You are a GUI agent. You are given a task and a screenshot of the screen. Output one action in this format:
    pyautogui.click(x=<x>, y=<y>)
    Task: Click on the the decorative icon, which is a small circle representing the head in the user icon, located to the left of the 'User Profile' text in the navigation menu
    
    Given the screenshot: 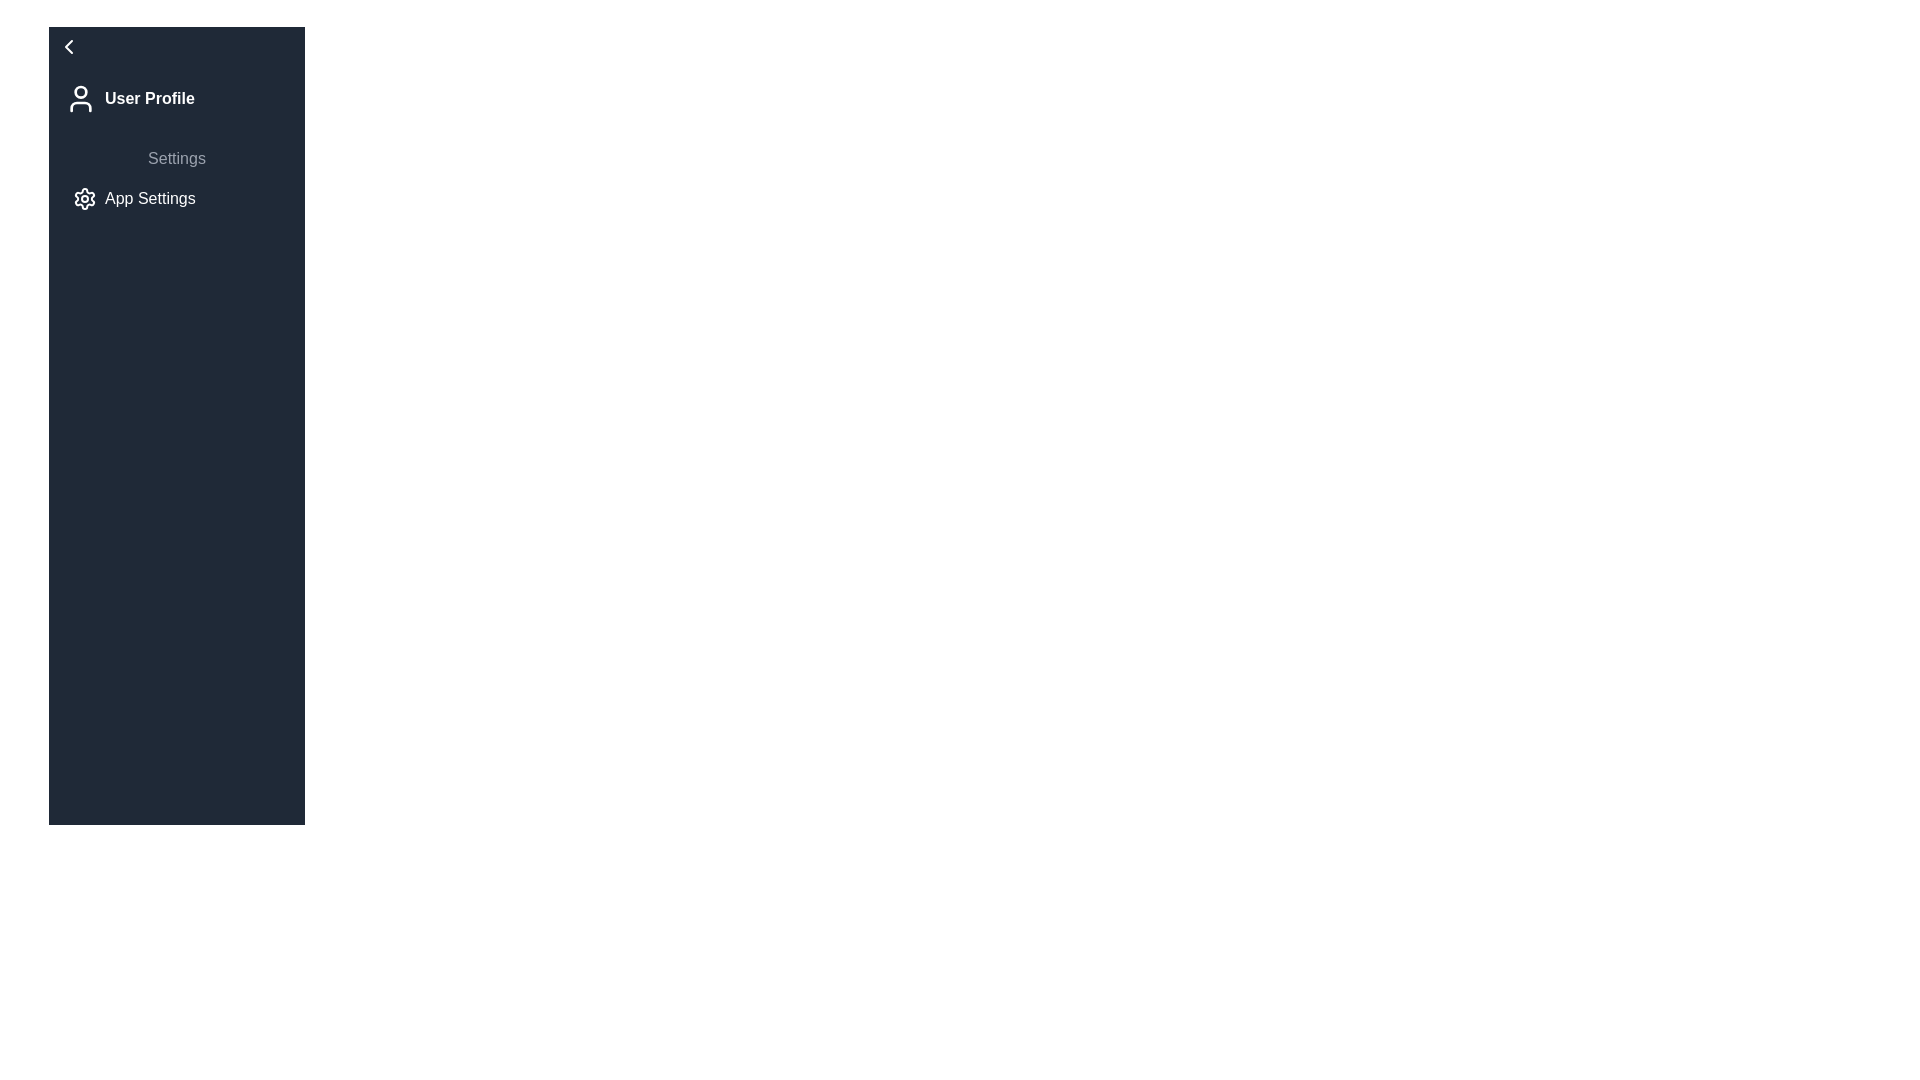 What is the action you would take?
    pyautogui.click(x=80, y=92)
    